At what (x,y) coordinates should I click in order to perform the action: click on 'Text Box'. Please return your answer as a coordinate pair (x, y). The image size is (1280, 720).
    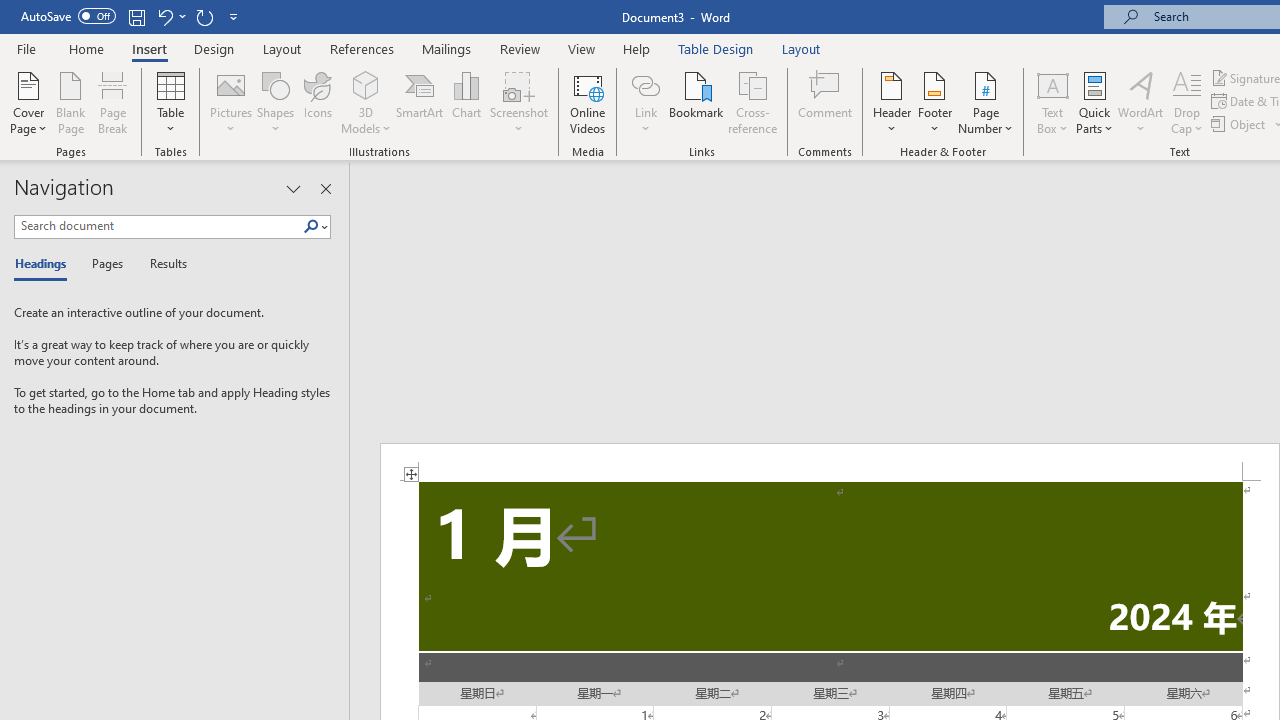
    Looking at the image, I should click on (1051, 103).